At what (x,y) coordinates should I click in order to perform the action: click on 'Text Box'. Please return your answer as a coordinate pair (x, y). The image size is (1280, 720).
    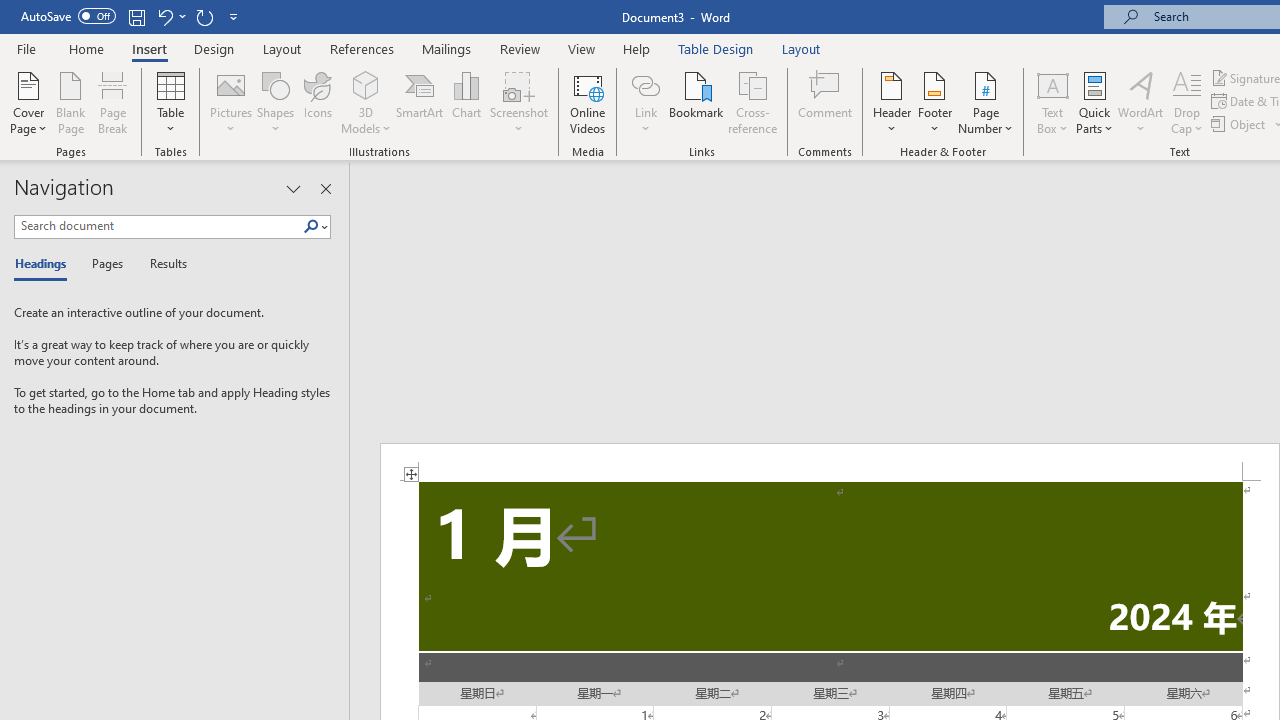
    Looking at the image, I should click on (1051, 103).